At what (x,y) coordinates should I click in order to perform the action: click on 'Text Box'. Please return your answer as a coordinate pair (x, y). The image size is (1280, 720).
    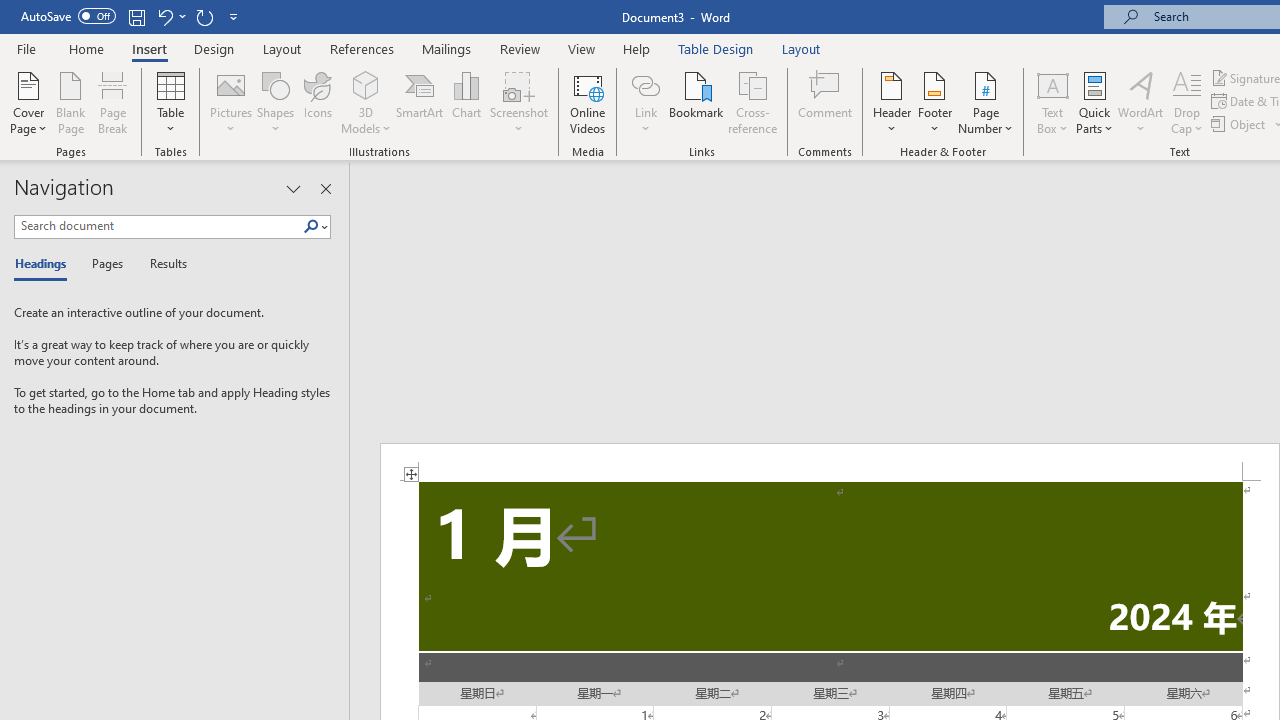
    Looking at the image, I should click on (1051, 103).